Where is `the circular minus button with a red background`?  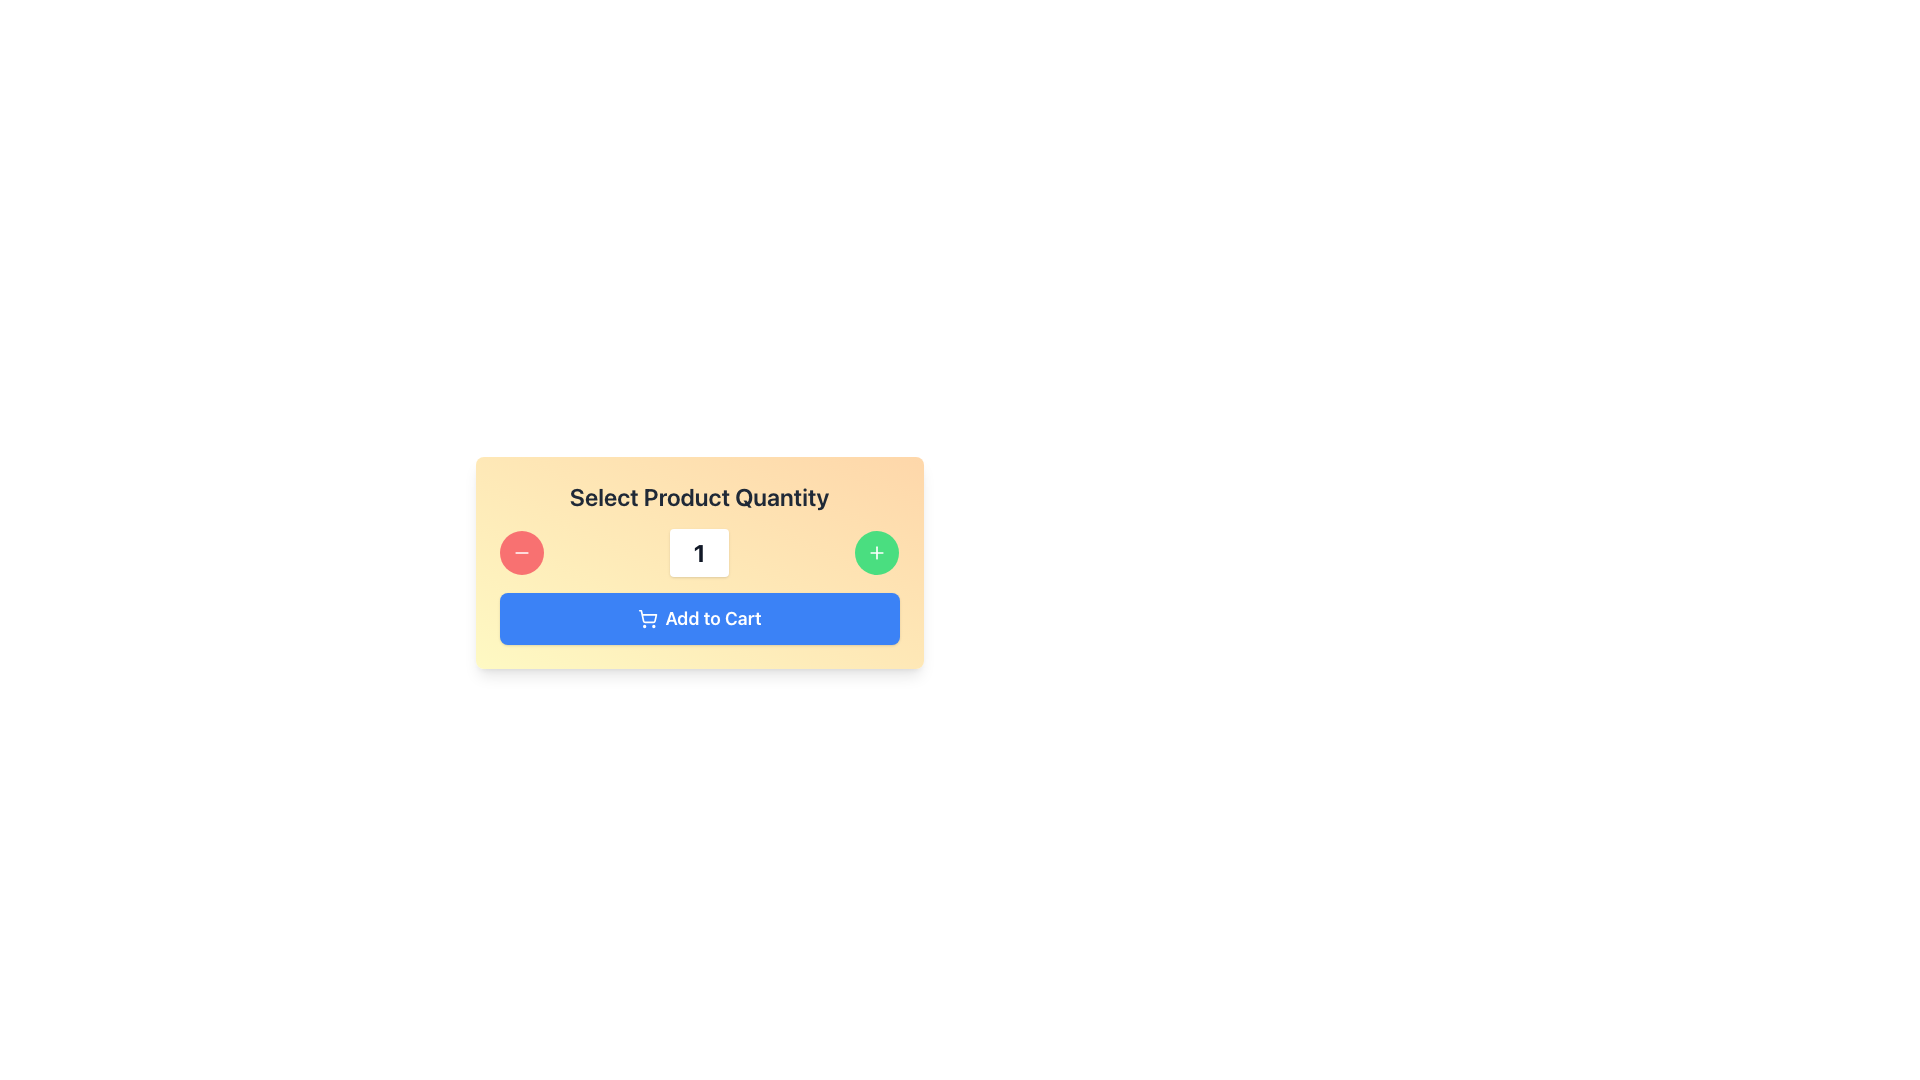
the circular minus button with a red background is located at coordinates (521, 552).